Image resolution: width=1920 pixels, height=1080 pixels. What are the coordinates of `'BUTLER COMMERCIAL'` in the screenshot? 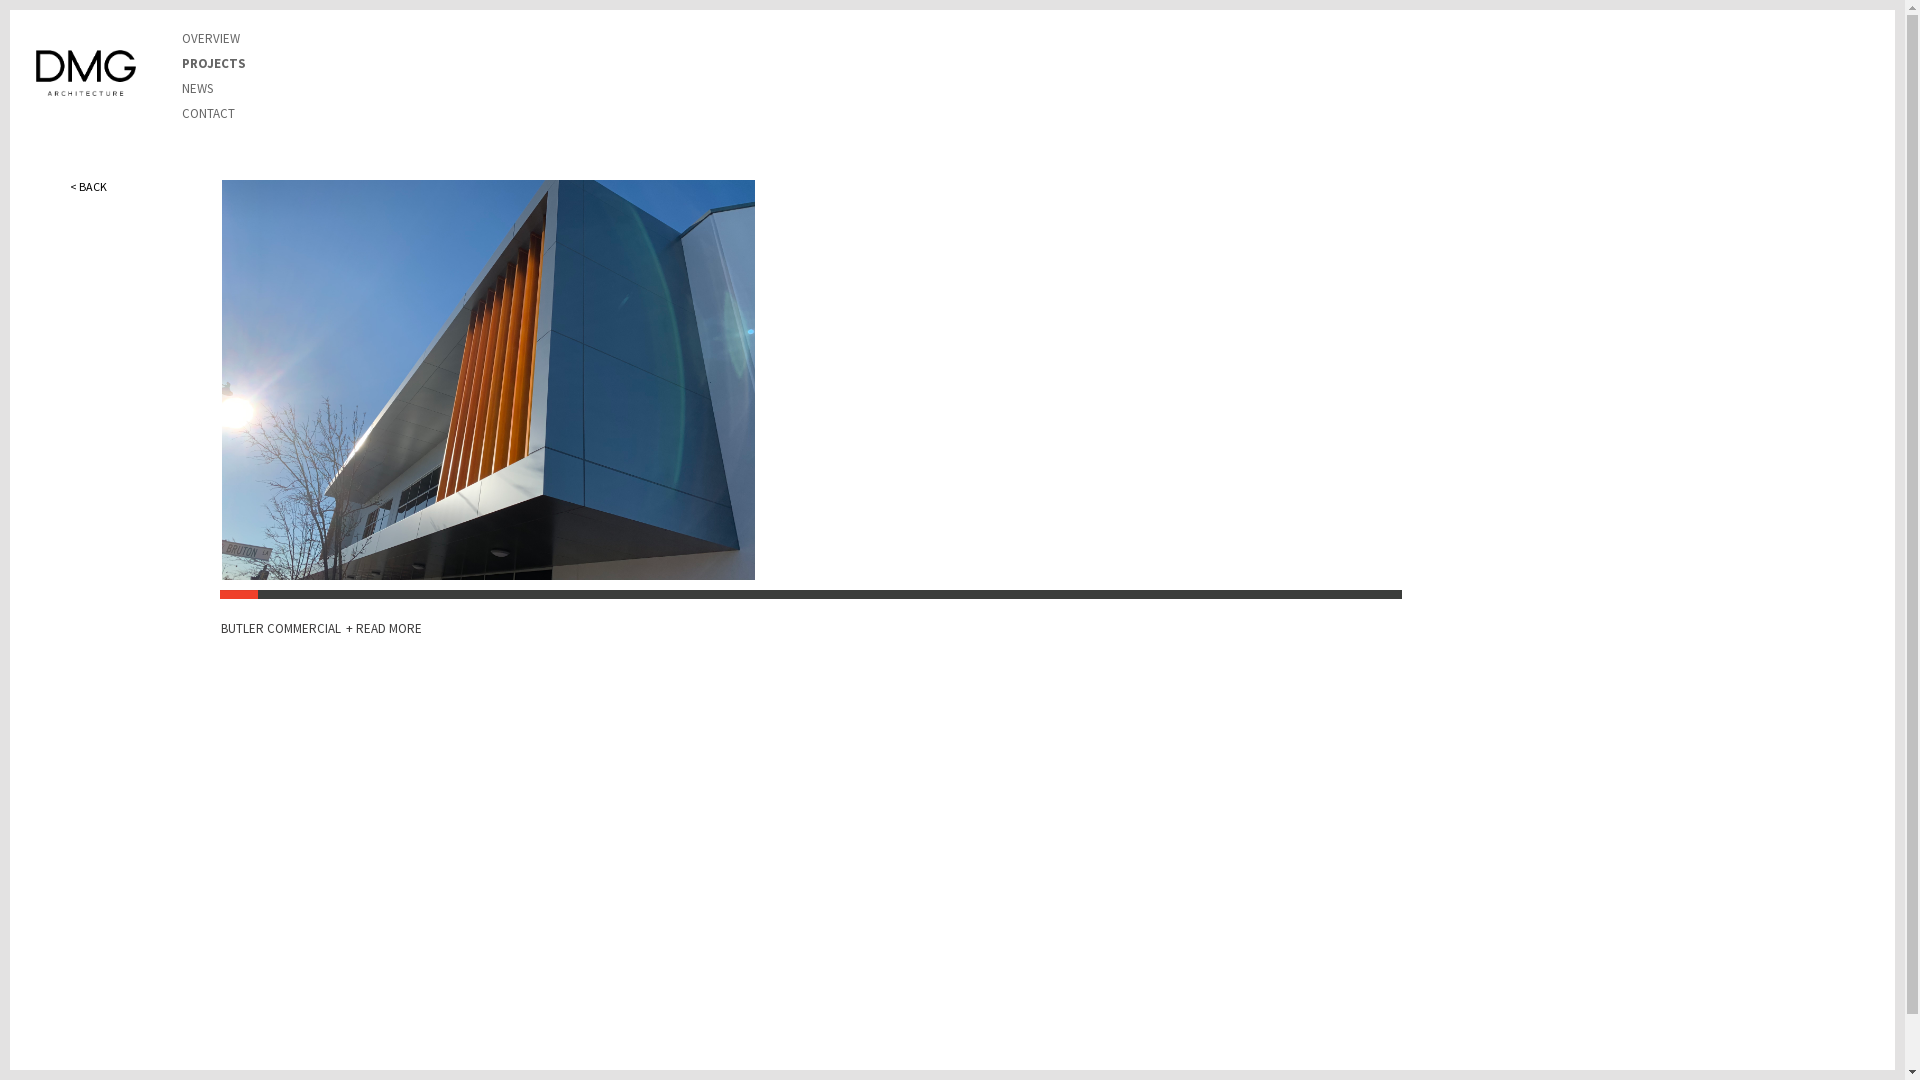 It's located at (281, 627).